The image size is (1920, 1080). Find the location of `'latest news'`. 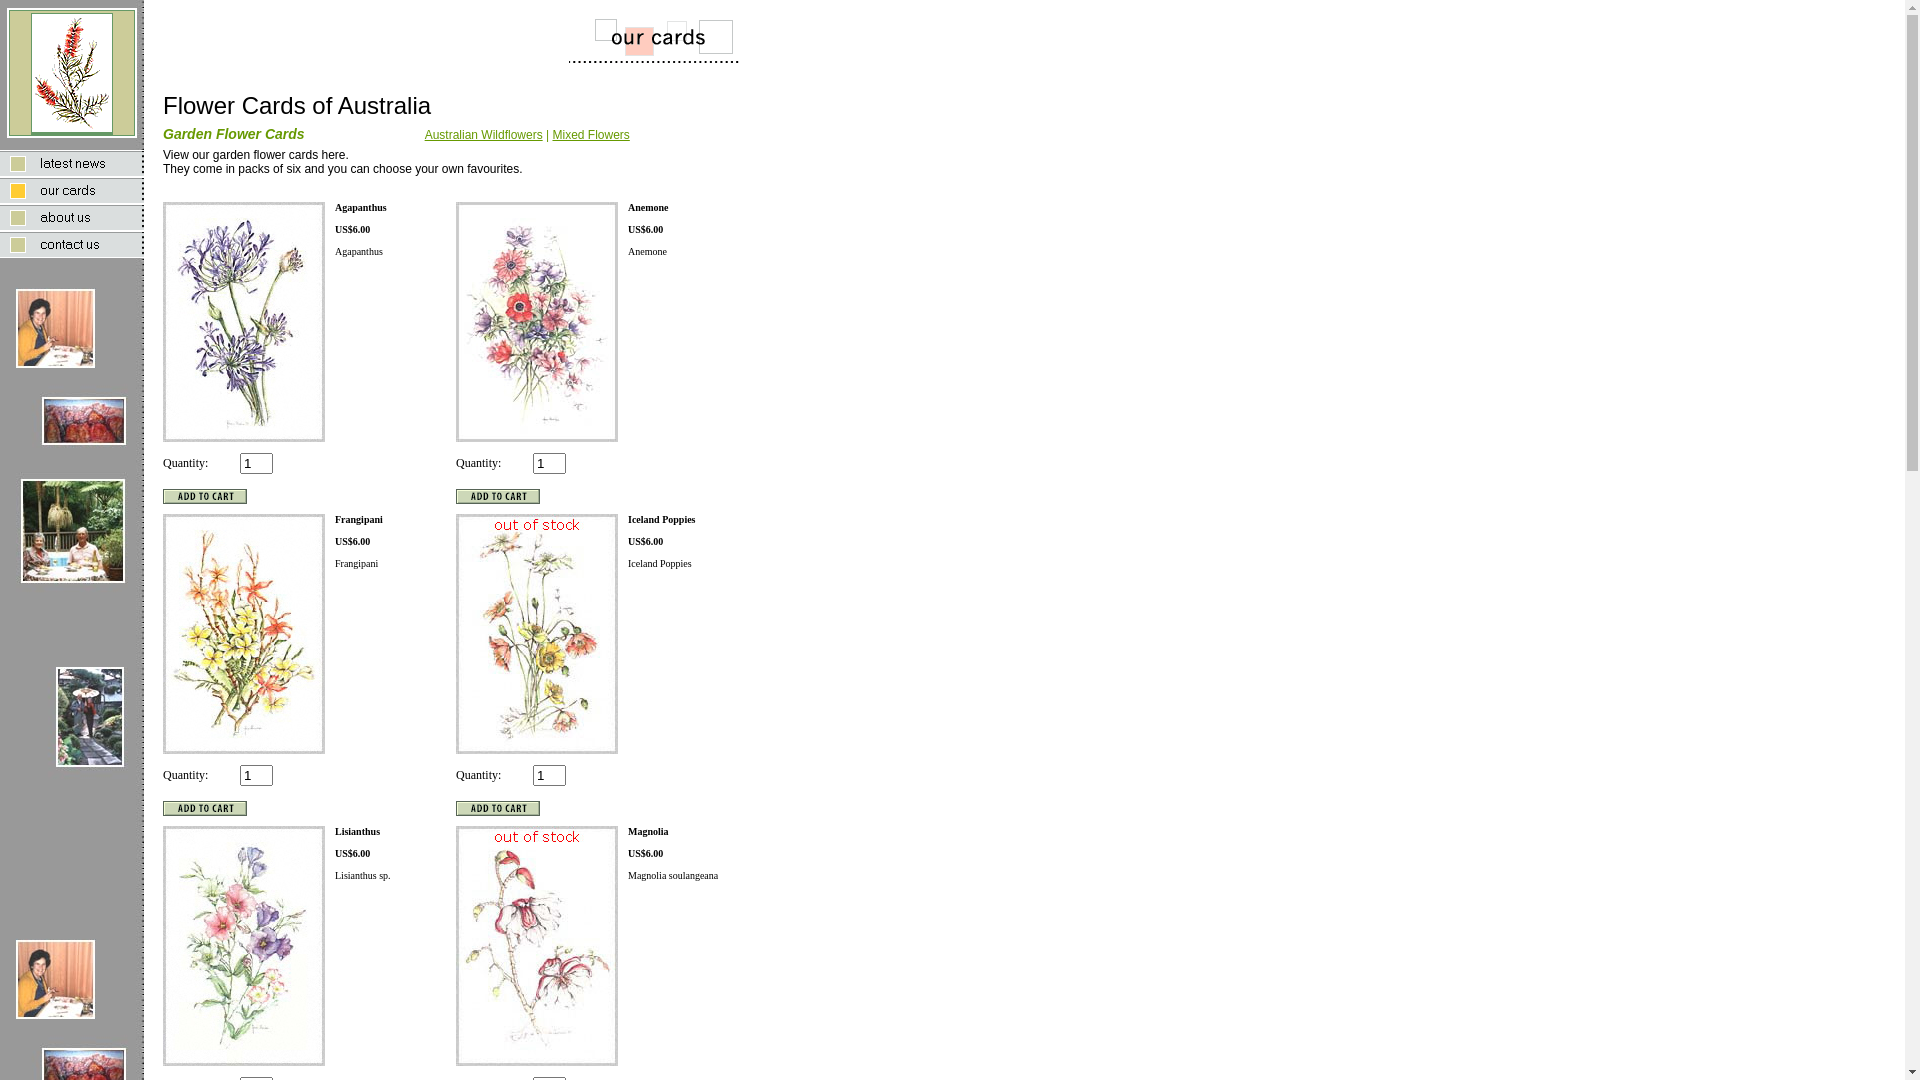

'latest news' is located at coordinates (72, 162).